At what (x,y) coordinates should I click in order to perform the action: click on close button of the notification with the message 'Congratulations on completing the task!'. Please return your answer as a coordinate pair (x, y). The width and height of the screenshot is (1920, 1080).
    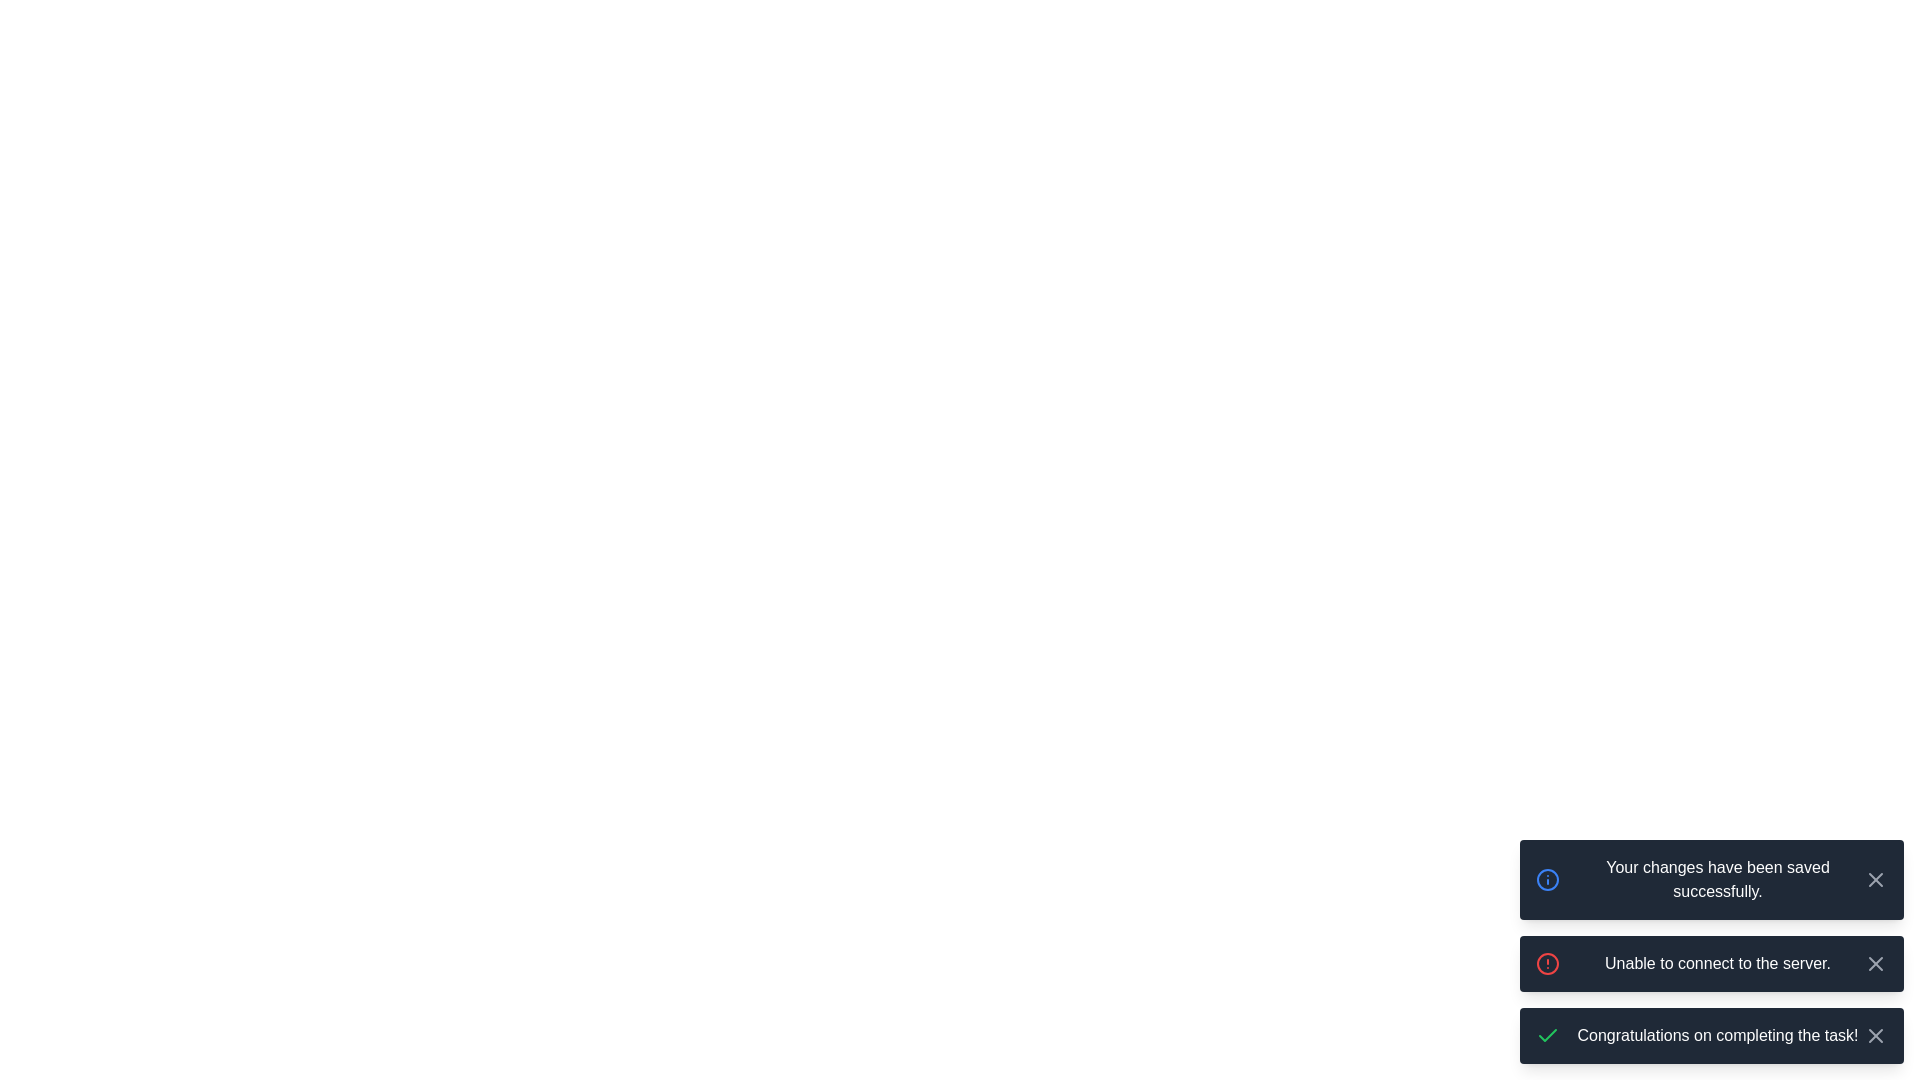
    Looking at the image, I should click on (1875, 1035).